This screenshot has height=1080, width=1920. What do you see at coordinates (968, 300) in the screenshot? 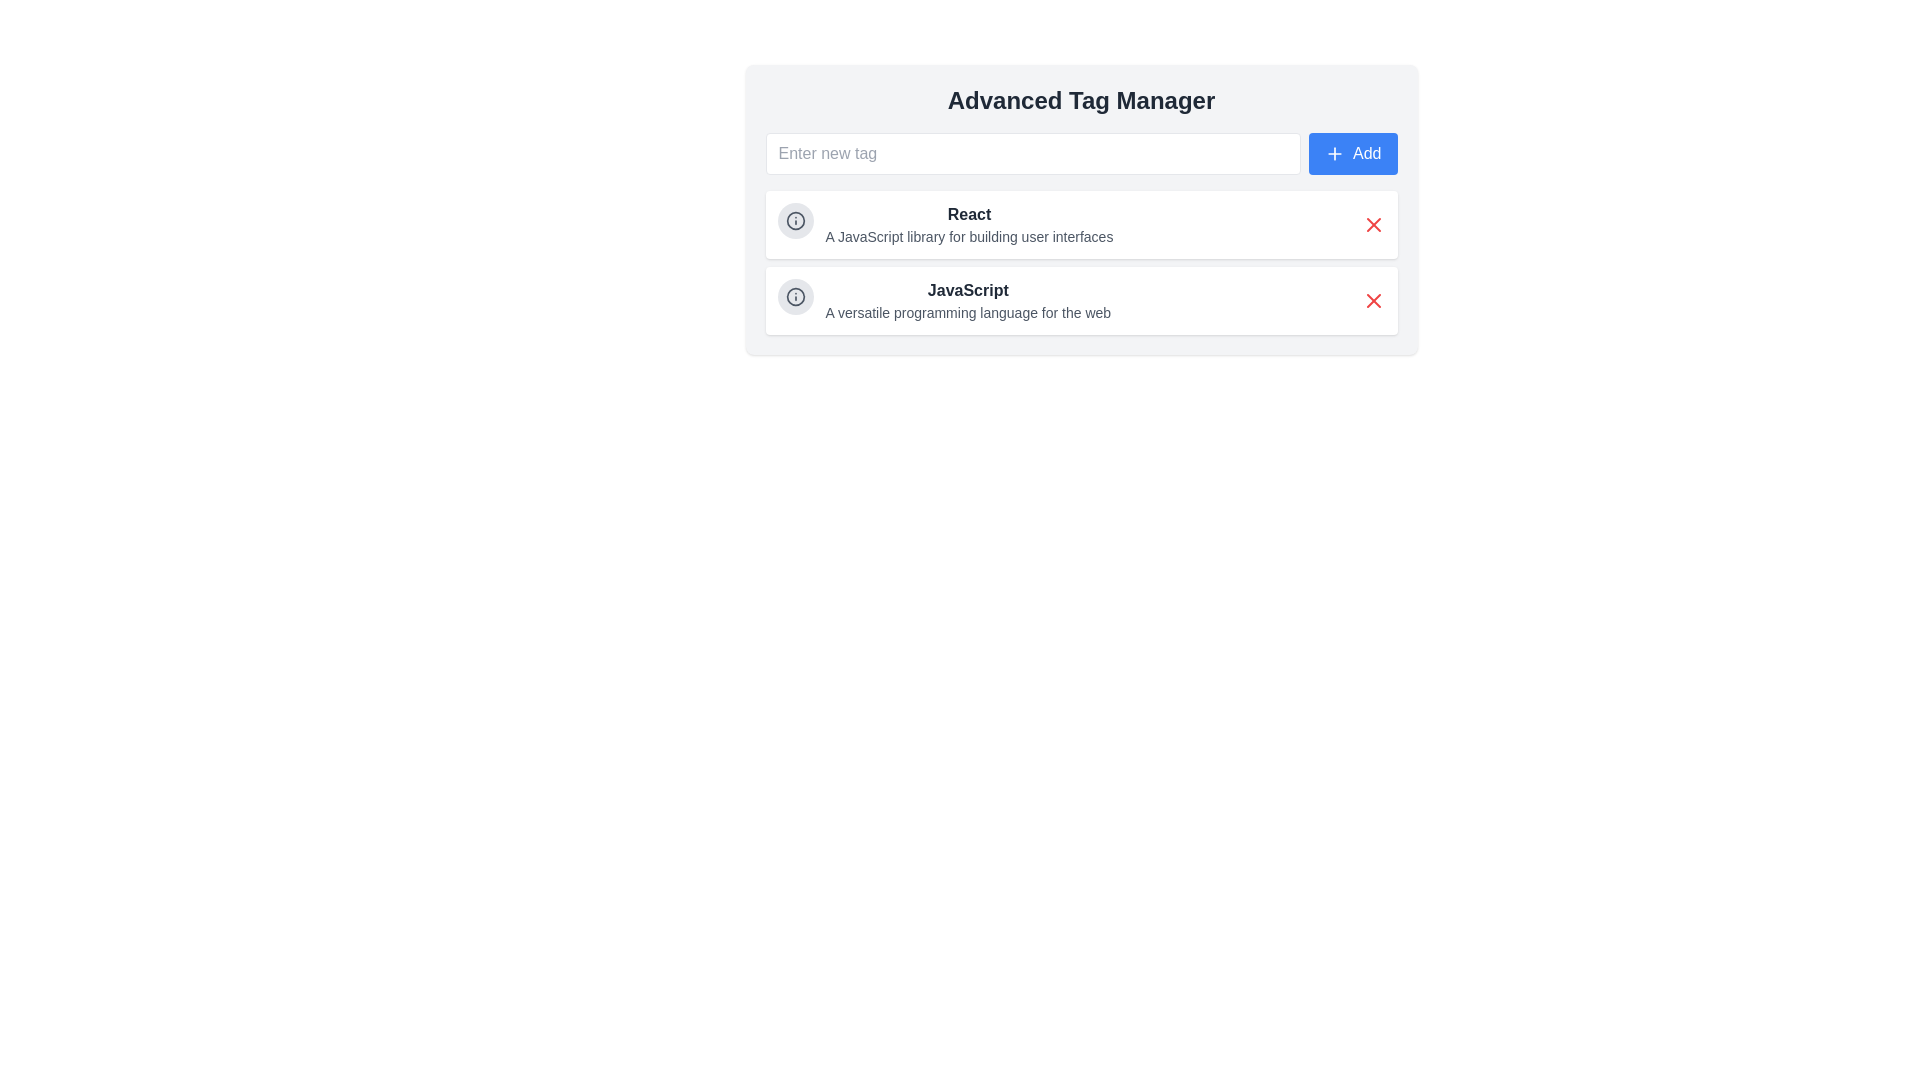
I see `the informational text element labeled 'JavaScript'` at bounding box center [968, 300].